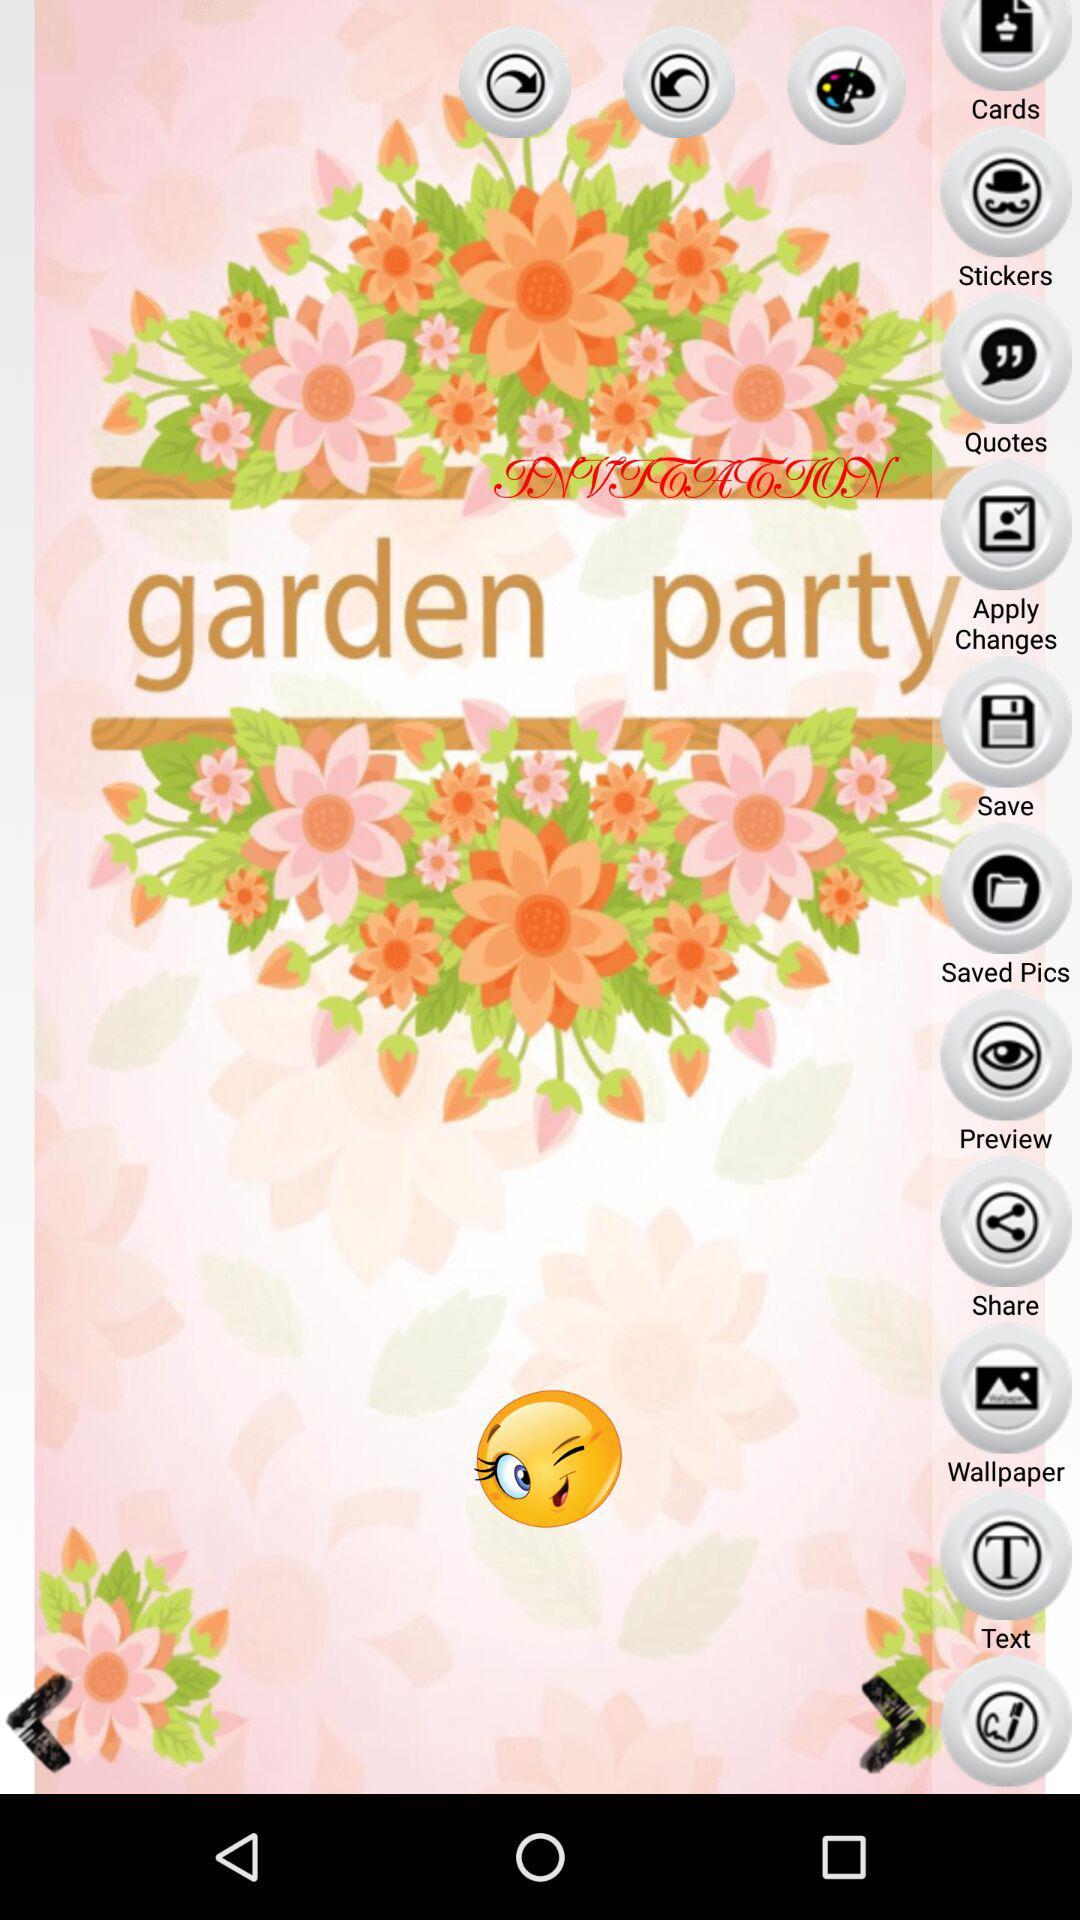 This screenshot has height=1920, width=1080. I want to click on the globe icon, so click(846, 90).